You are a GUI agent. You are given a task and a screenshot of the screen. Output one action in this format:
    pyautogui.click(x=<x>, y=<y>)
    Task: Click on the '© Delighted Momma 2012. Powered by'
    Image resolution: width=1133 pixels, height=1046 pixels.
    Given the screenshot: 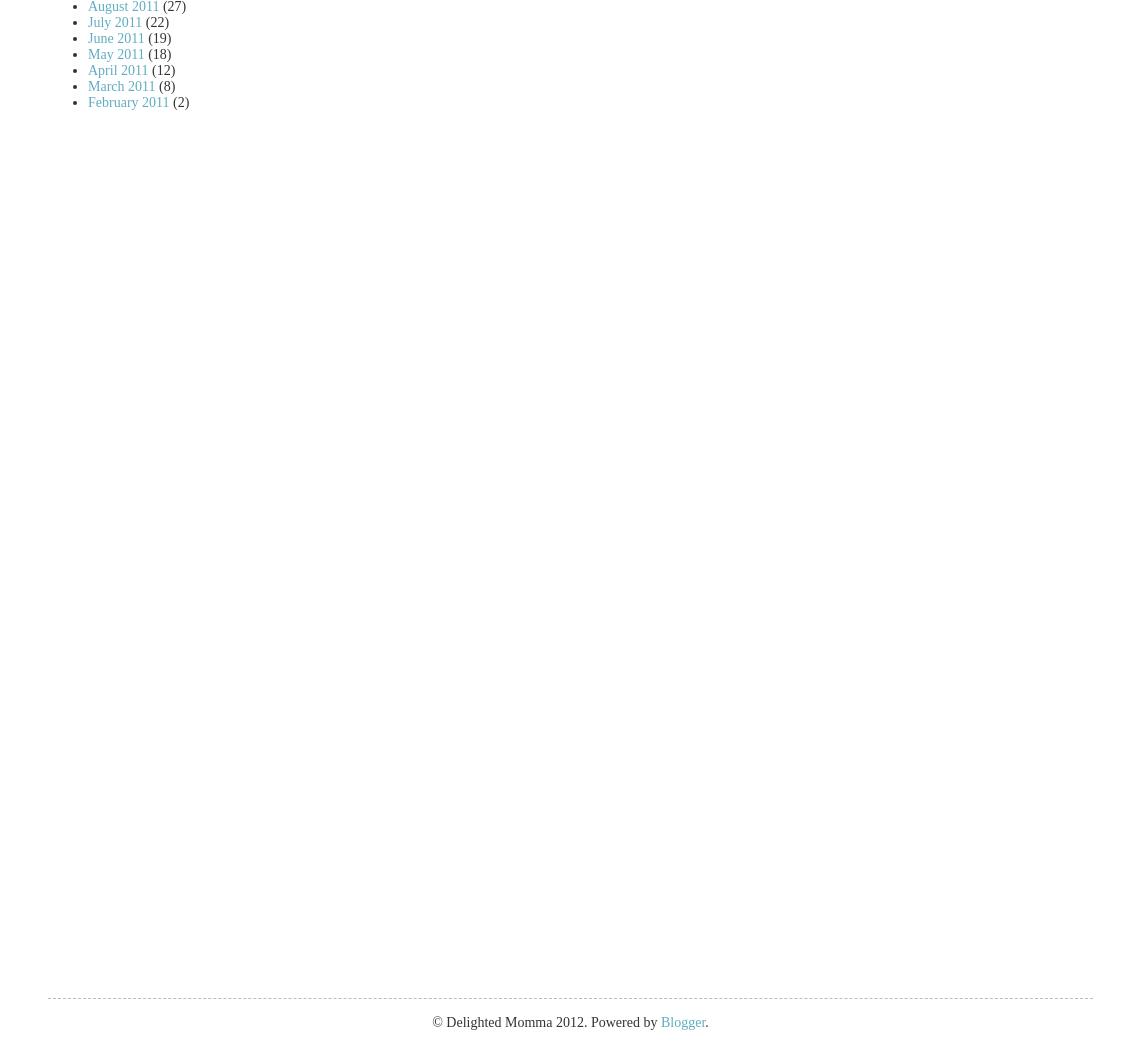 What is the action you would take?
    pyautogui.click(x=544, y=1021)
    